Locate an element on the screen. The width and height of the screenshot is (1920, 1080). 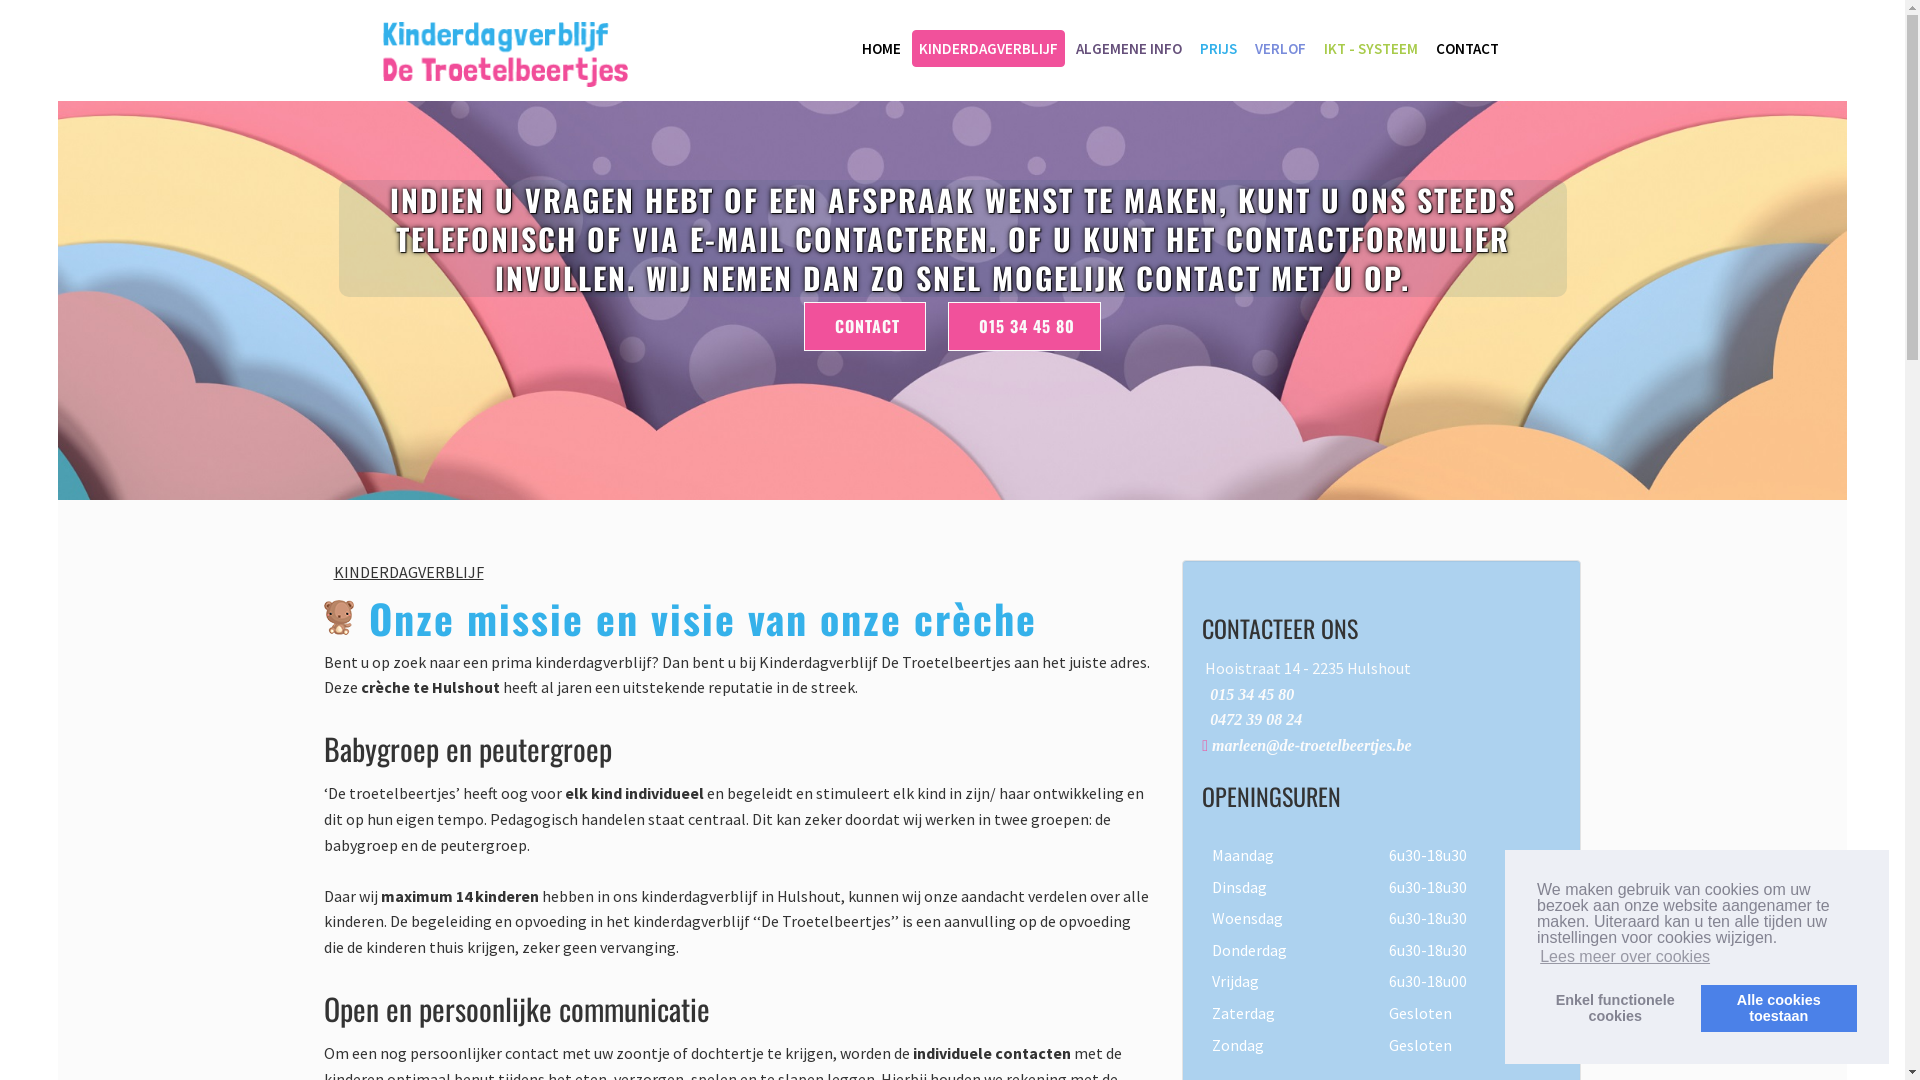
'Alle cookies is located at coordinates (1779, 1007).